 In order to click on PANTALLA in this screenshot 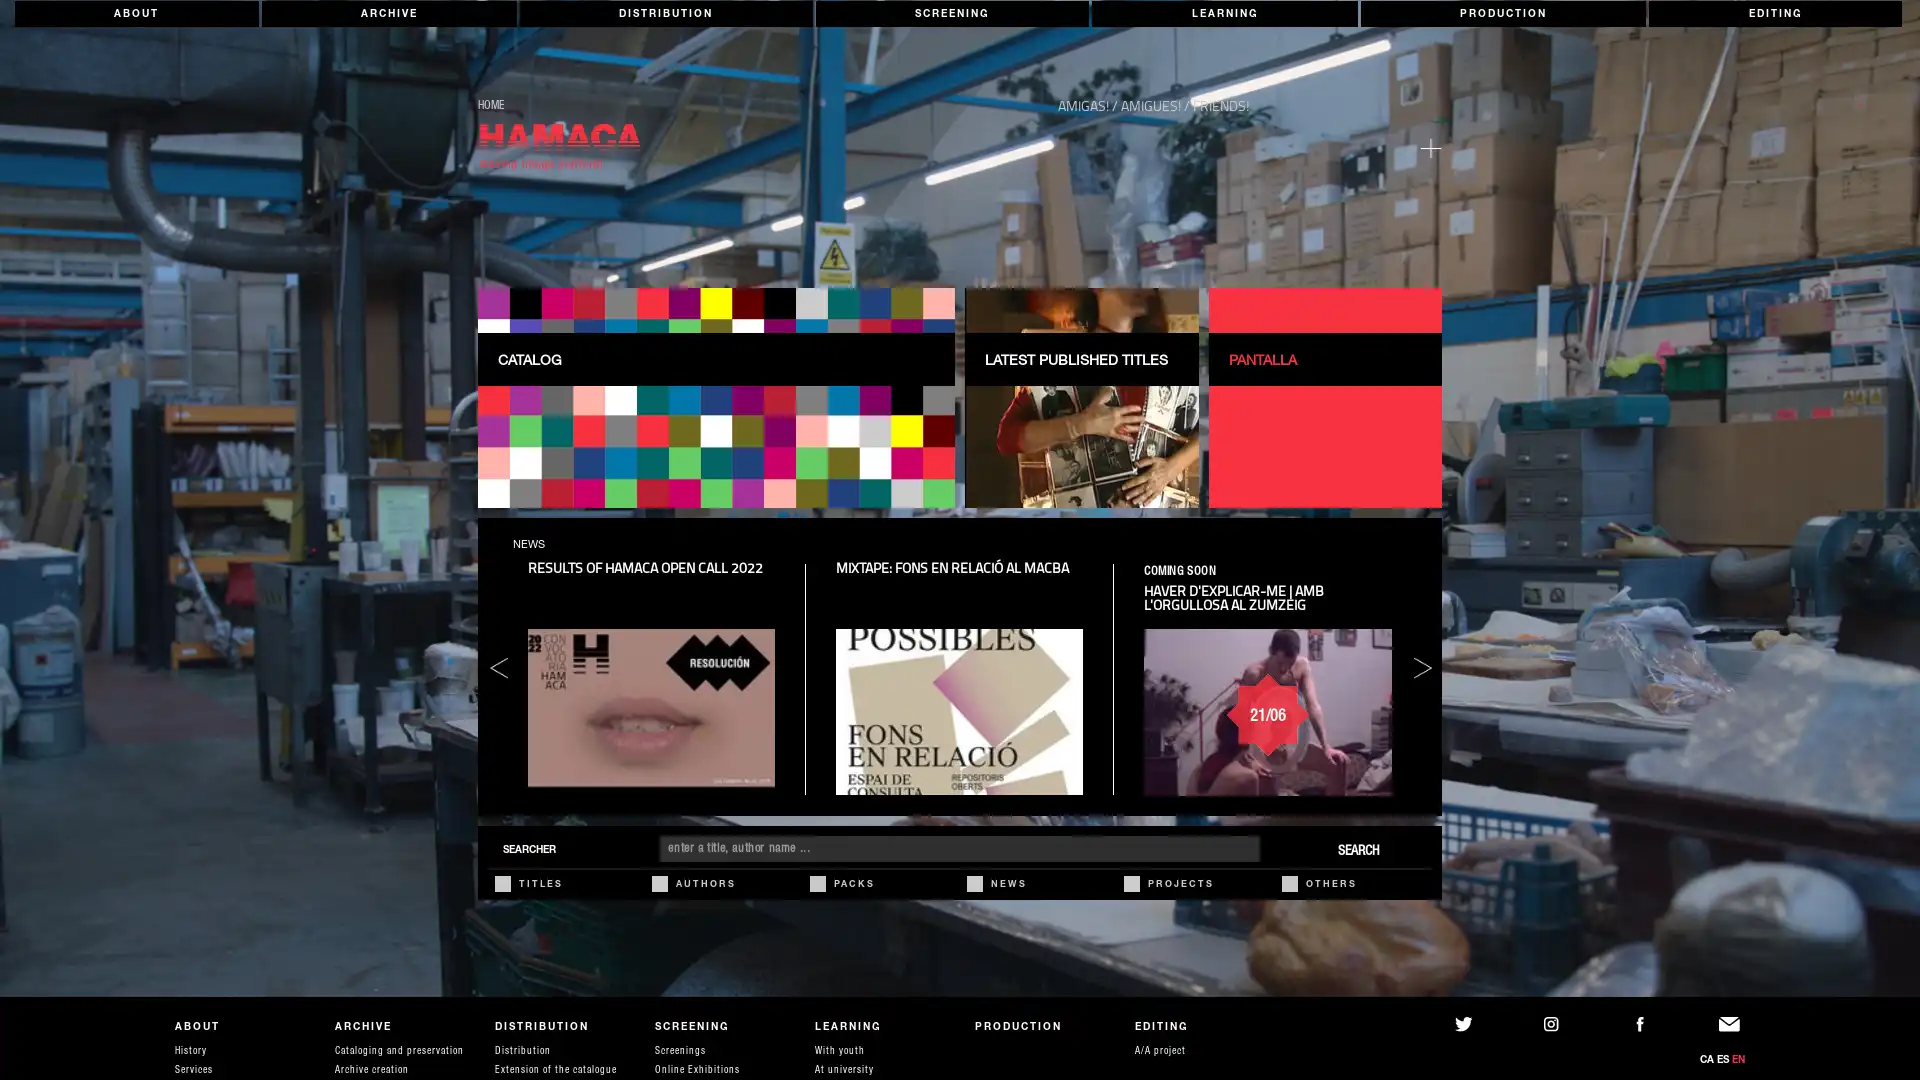, I will do `click(1324, 397)`.